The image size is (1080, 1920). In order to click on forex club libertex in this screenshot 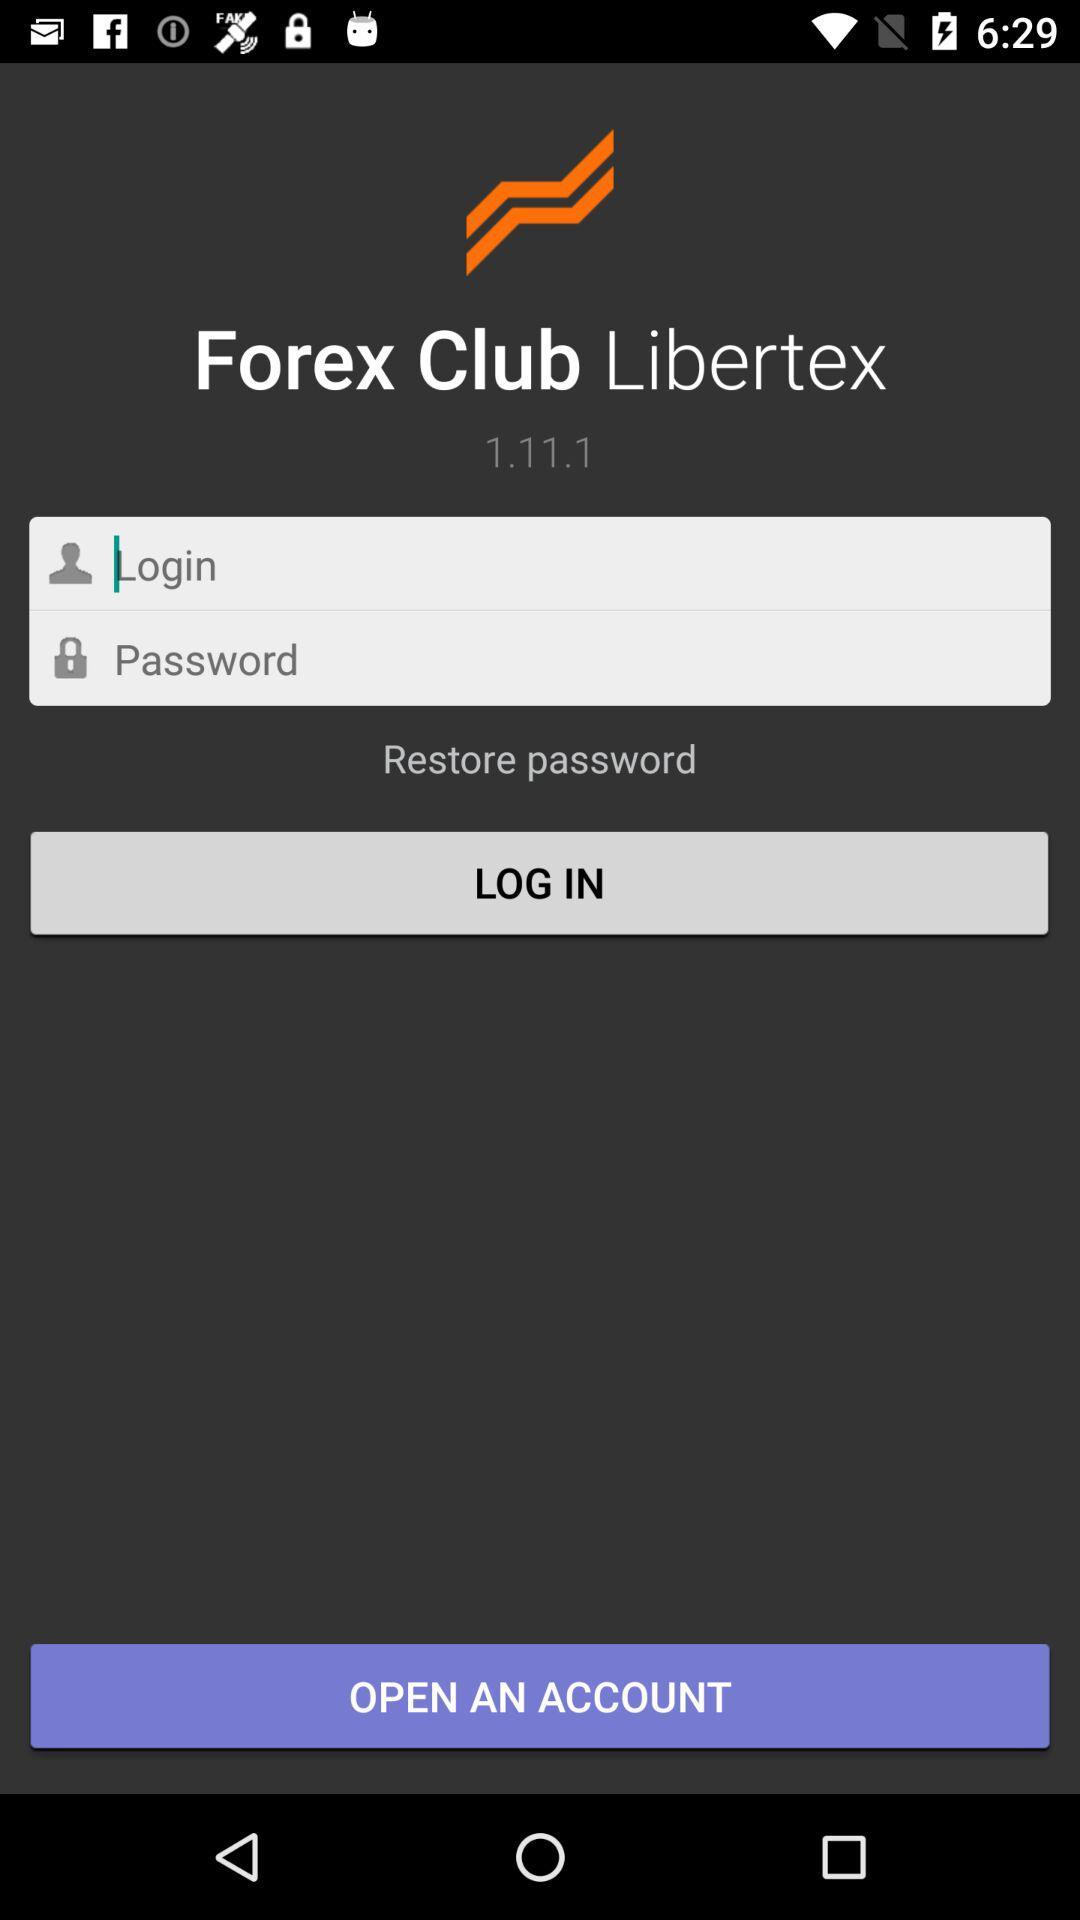, I will do `click(540, 269)`.